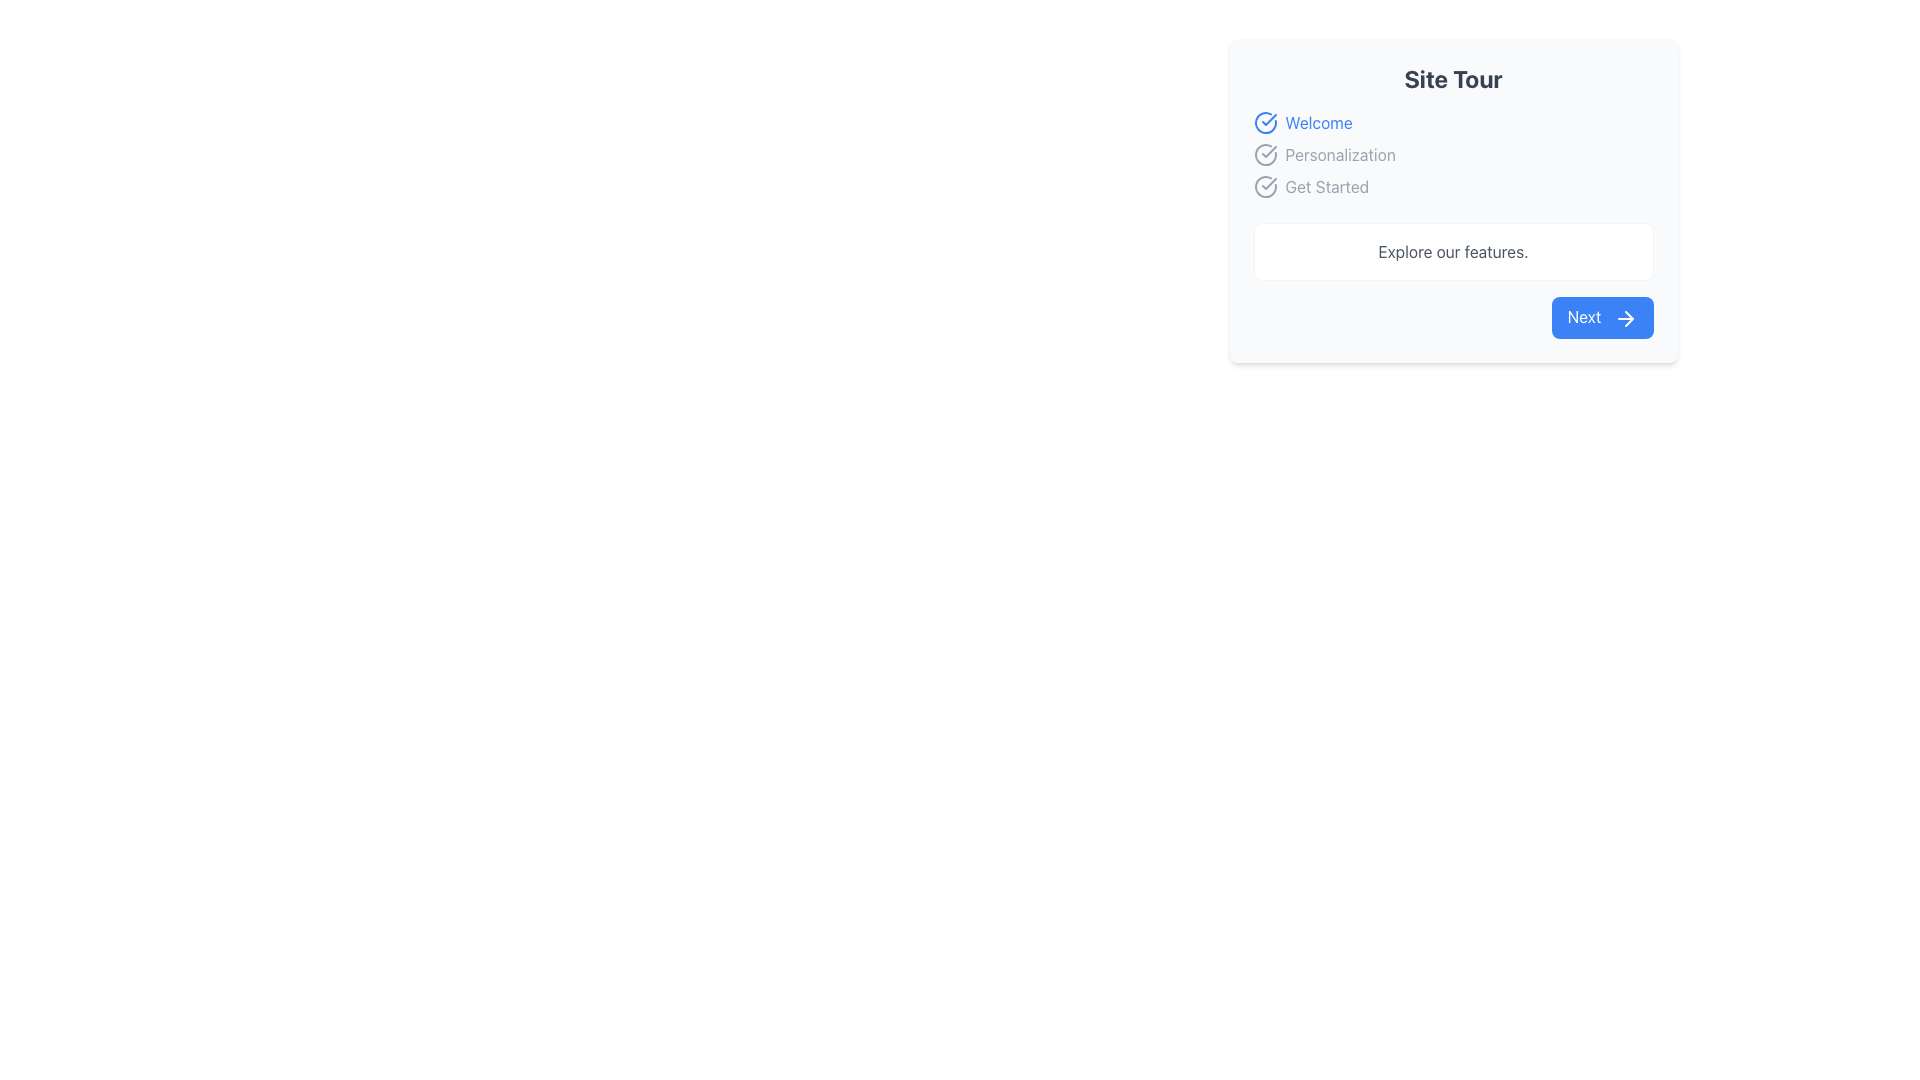 Image resolution: width=1920 pixels, height=1080 pixels. Describe the element at coordinates (1264, 153) in the screenshot. I see `the circular outline icon representing a status marker, located to the left of the 'Personalization' text in the step-by-step guide interface` at that location.